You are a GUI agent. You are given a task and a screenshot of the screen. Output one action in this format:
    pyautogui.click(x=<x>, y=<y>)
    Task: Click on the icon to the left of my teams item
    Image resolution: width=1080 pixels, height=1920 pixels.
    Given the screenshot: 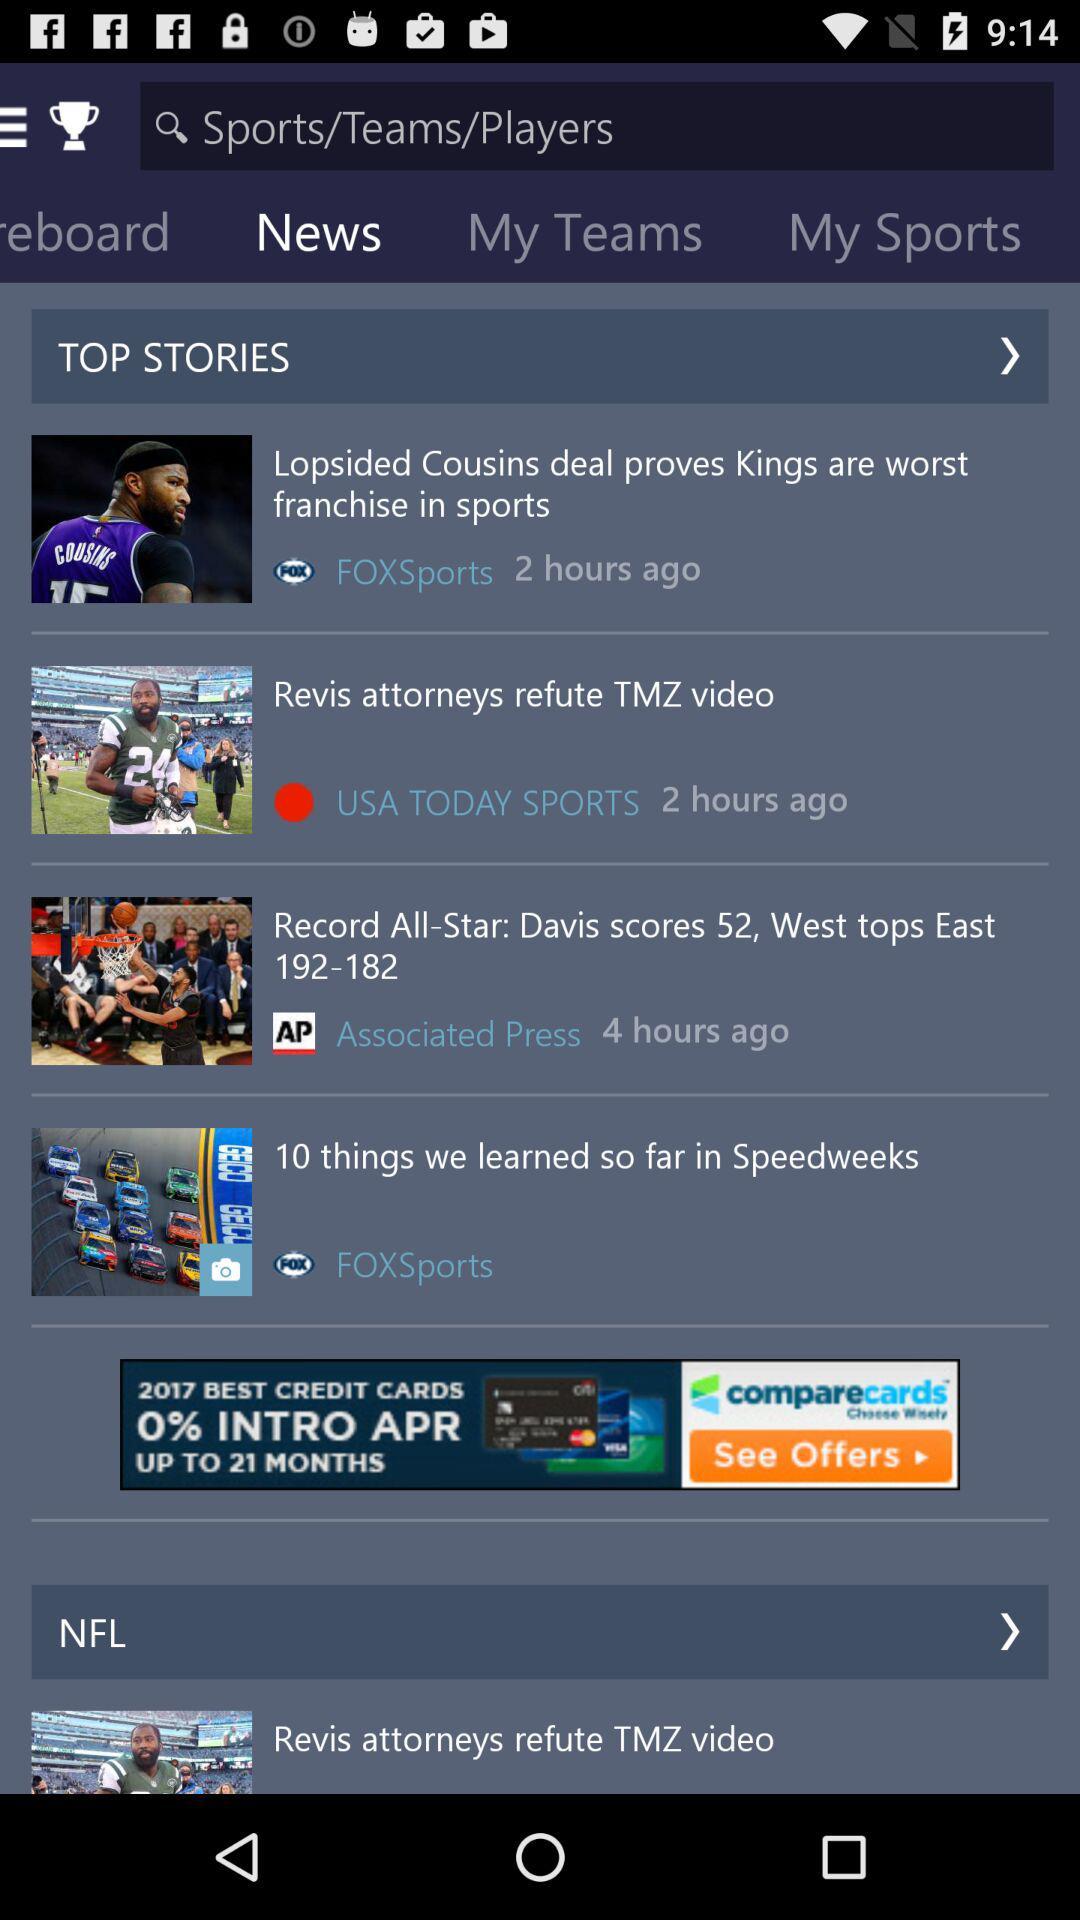 What is the action you would take?
    pyautogui.click(x=333, y=235)
    